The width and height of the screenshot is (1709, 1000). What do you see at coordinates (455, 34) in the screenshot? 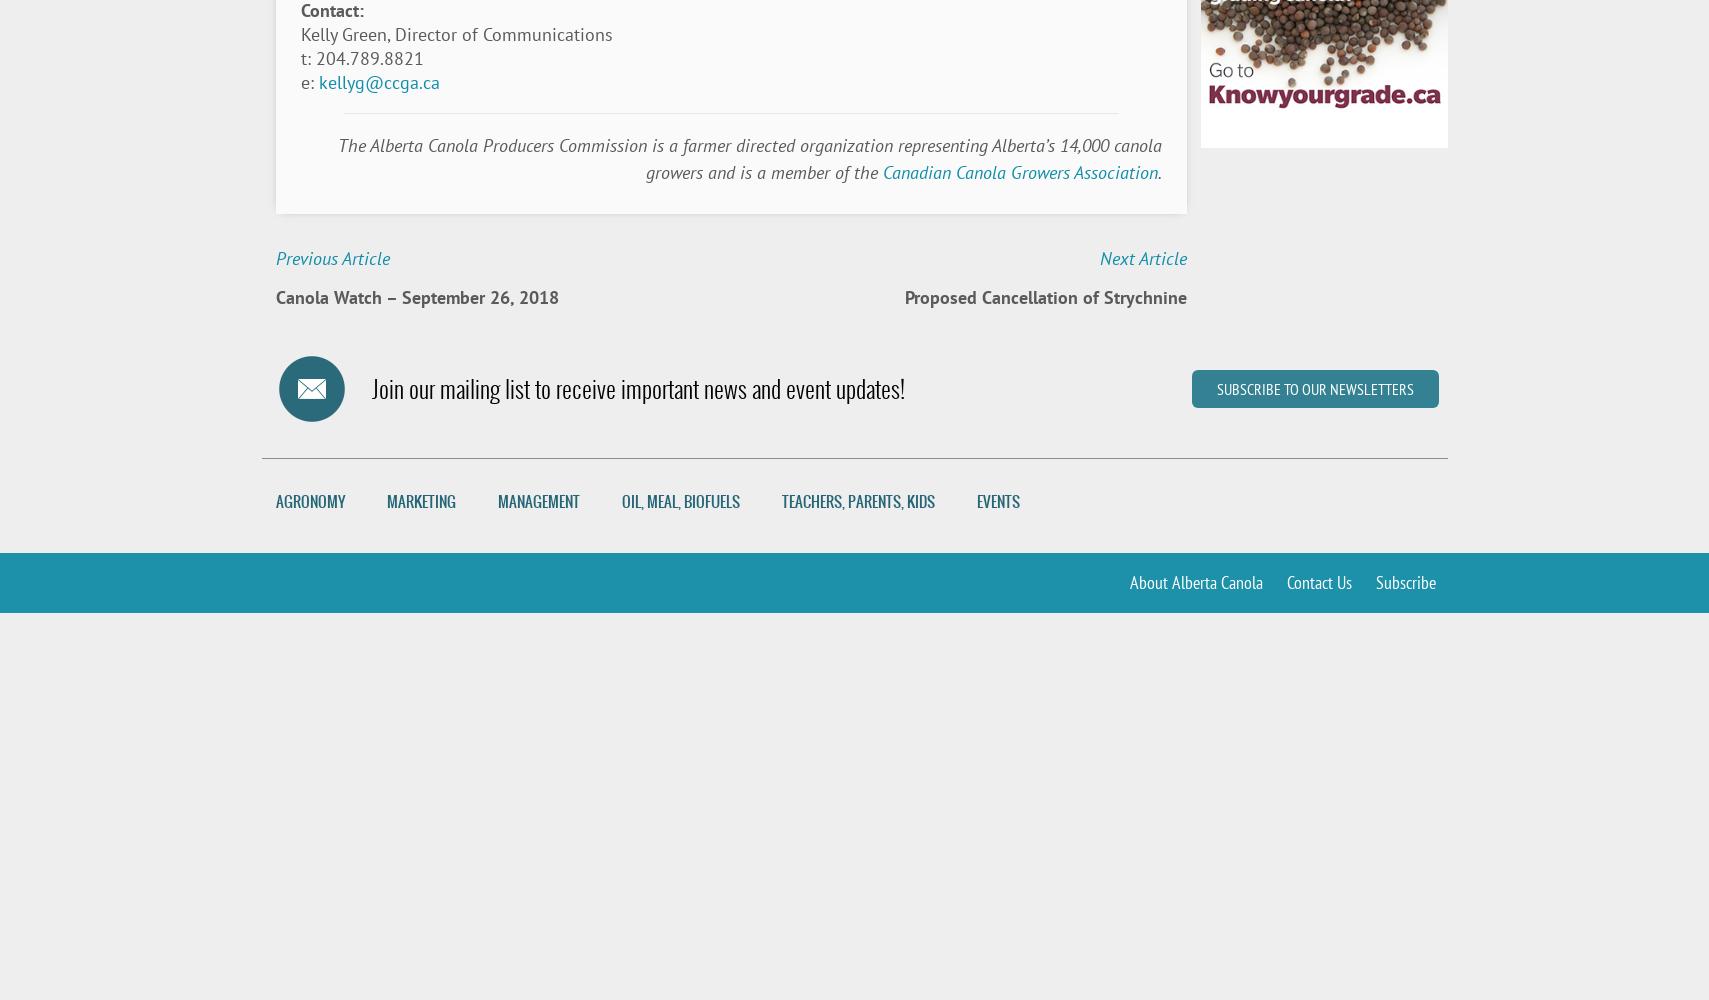
I see `'Kelly Green, Director of Communications'` at bounding box center [455, 34].